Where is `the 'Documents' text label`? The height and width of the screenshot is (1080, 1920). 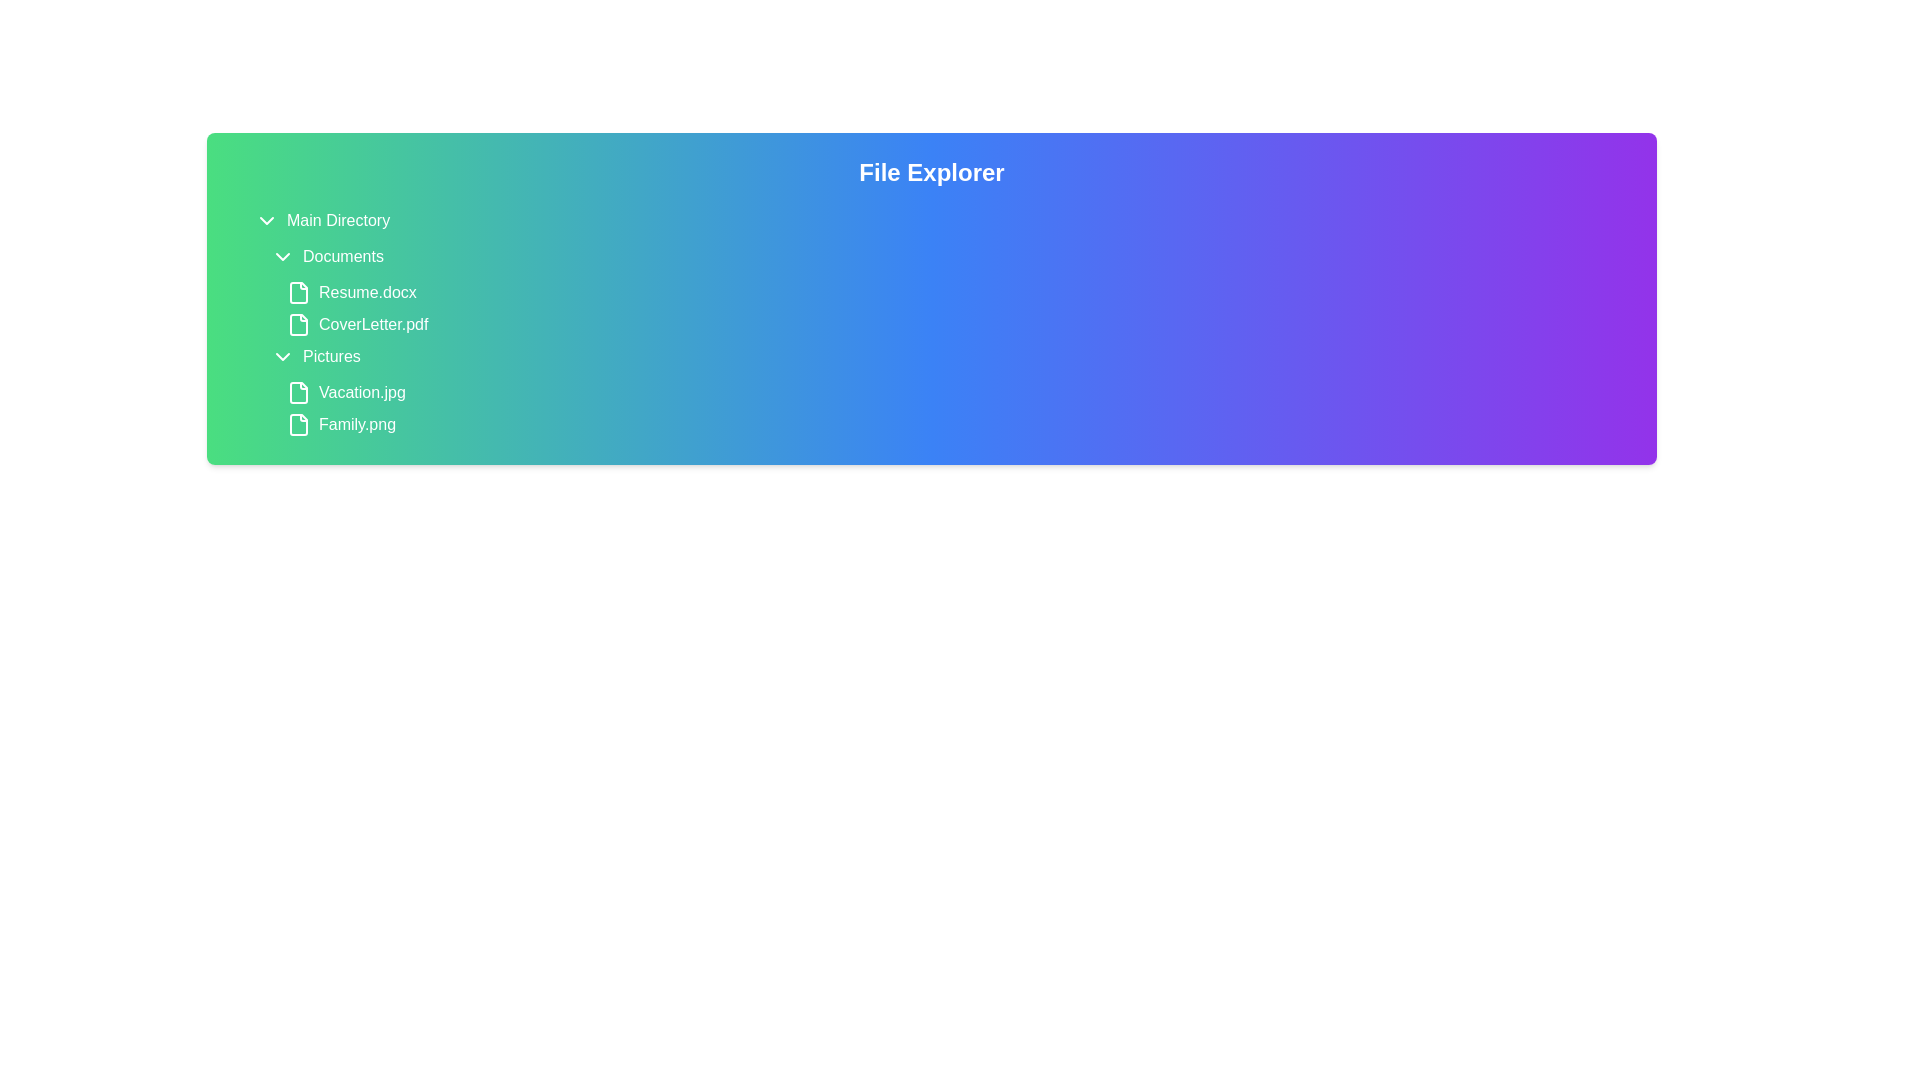
the 'Documents' text label is located at coordinates (343, 256).